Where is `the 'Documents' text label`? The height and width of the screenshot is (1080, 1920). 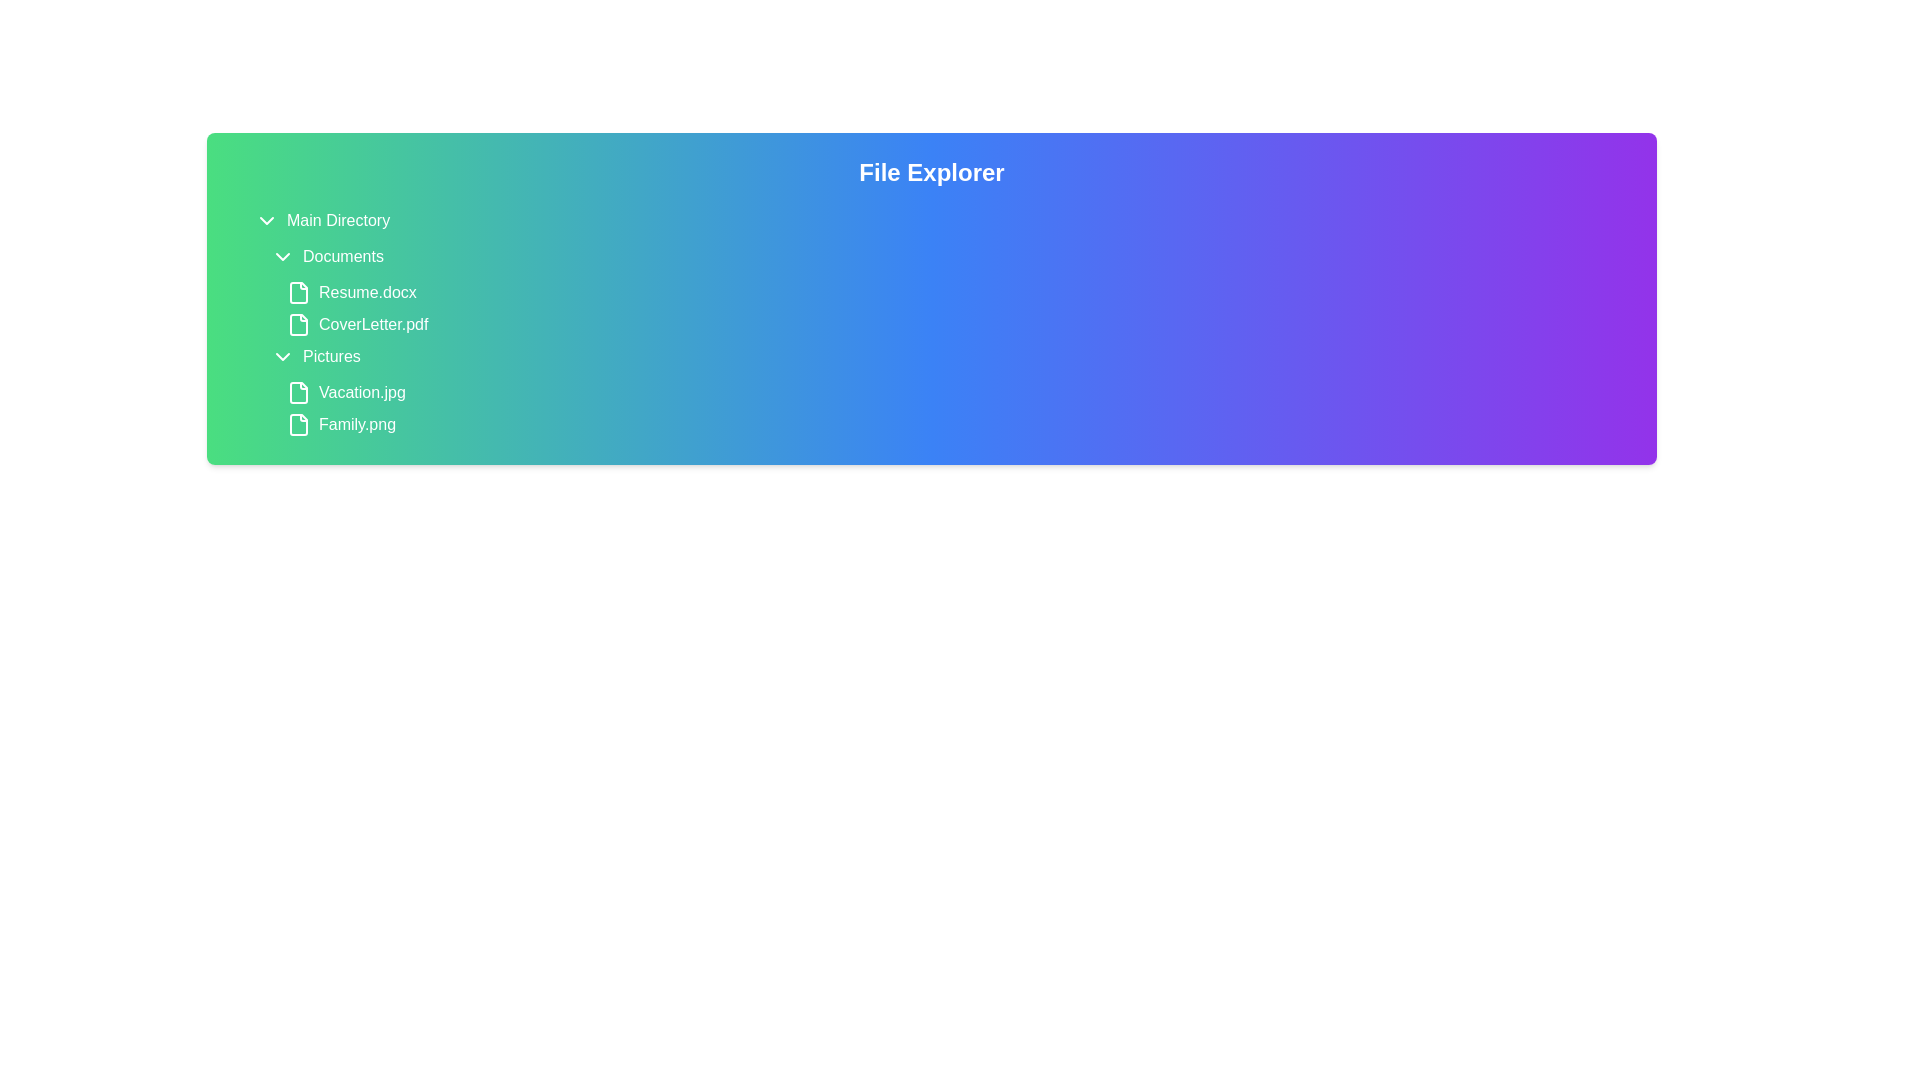
the 'Documents' text label is located at coordinates (343, 256).